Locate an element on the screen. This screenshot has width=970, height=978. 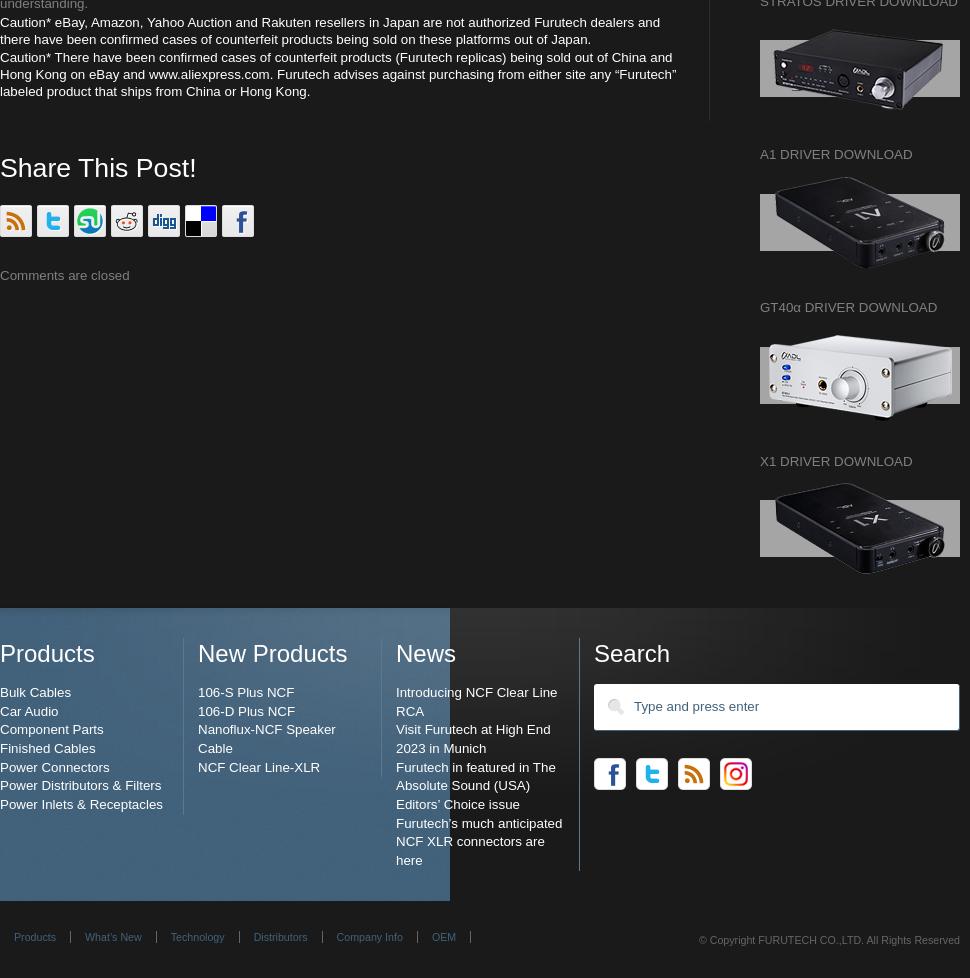
'Comments are closed' is located at coordinates (63, 274).